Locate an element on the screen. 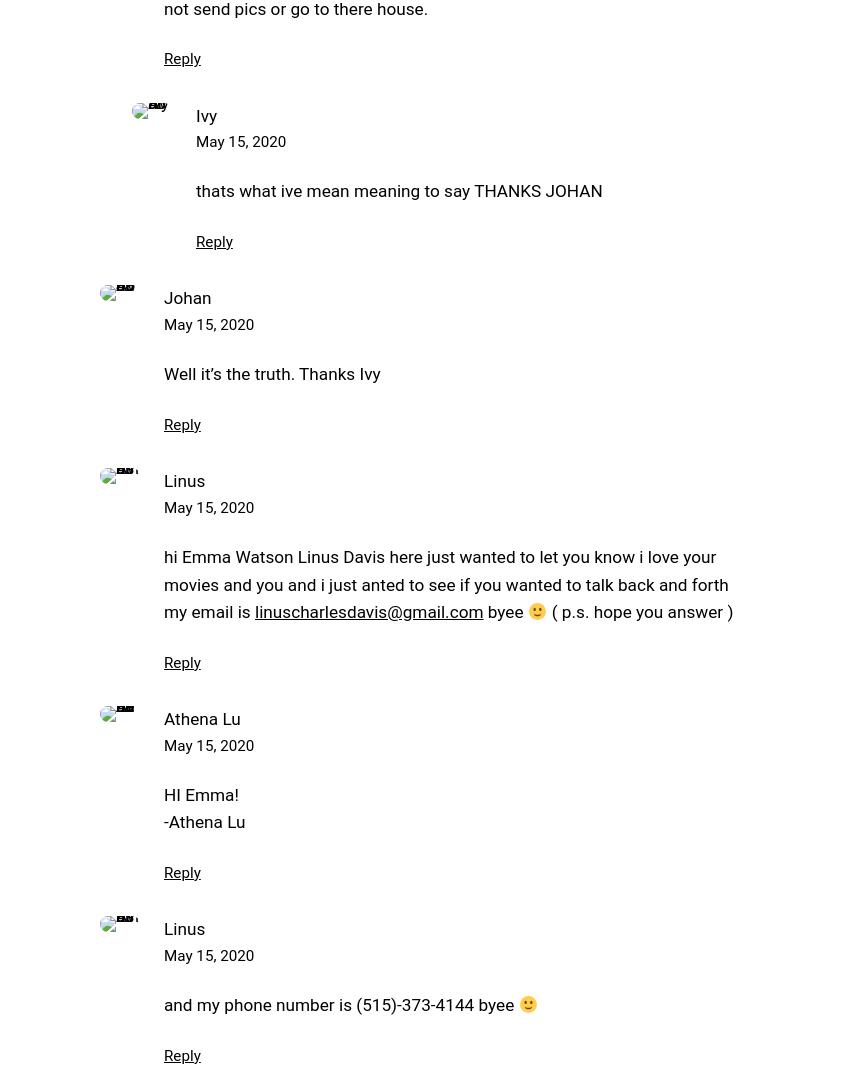  'byee' is located at coordinates (504, 611).